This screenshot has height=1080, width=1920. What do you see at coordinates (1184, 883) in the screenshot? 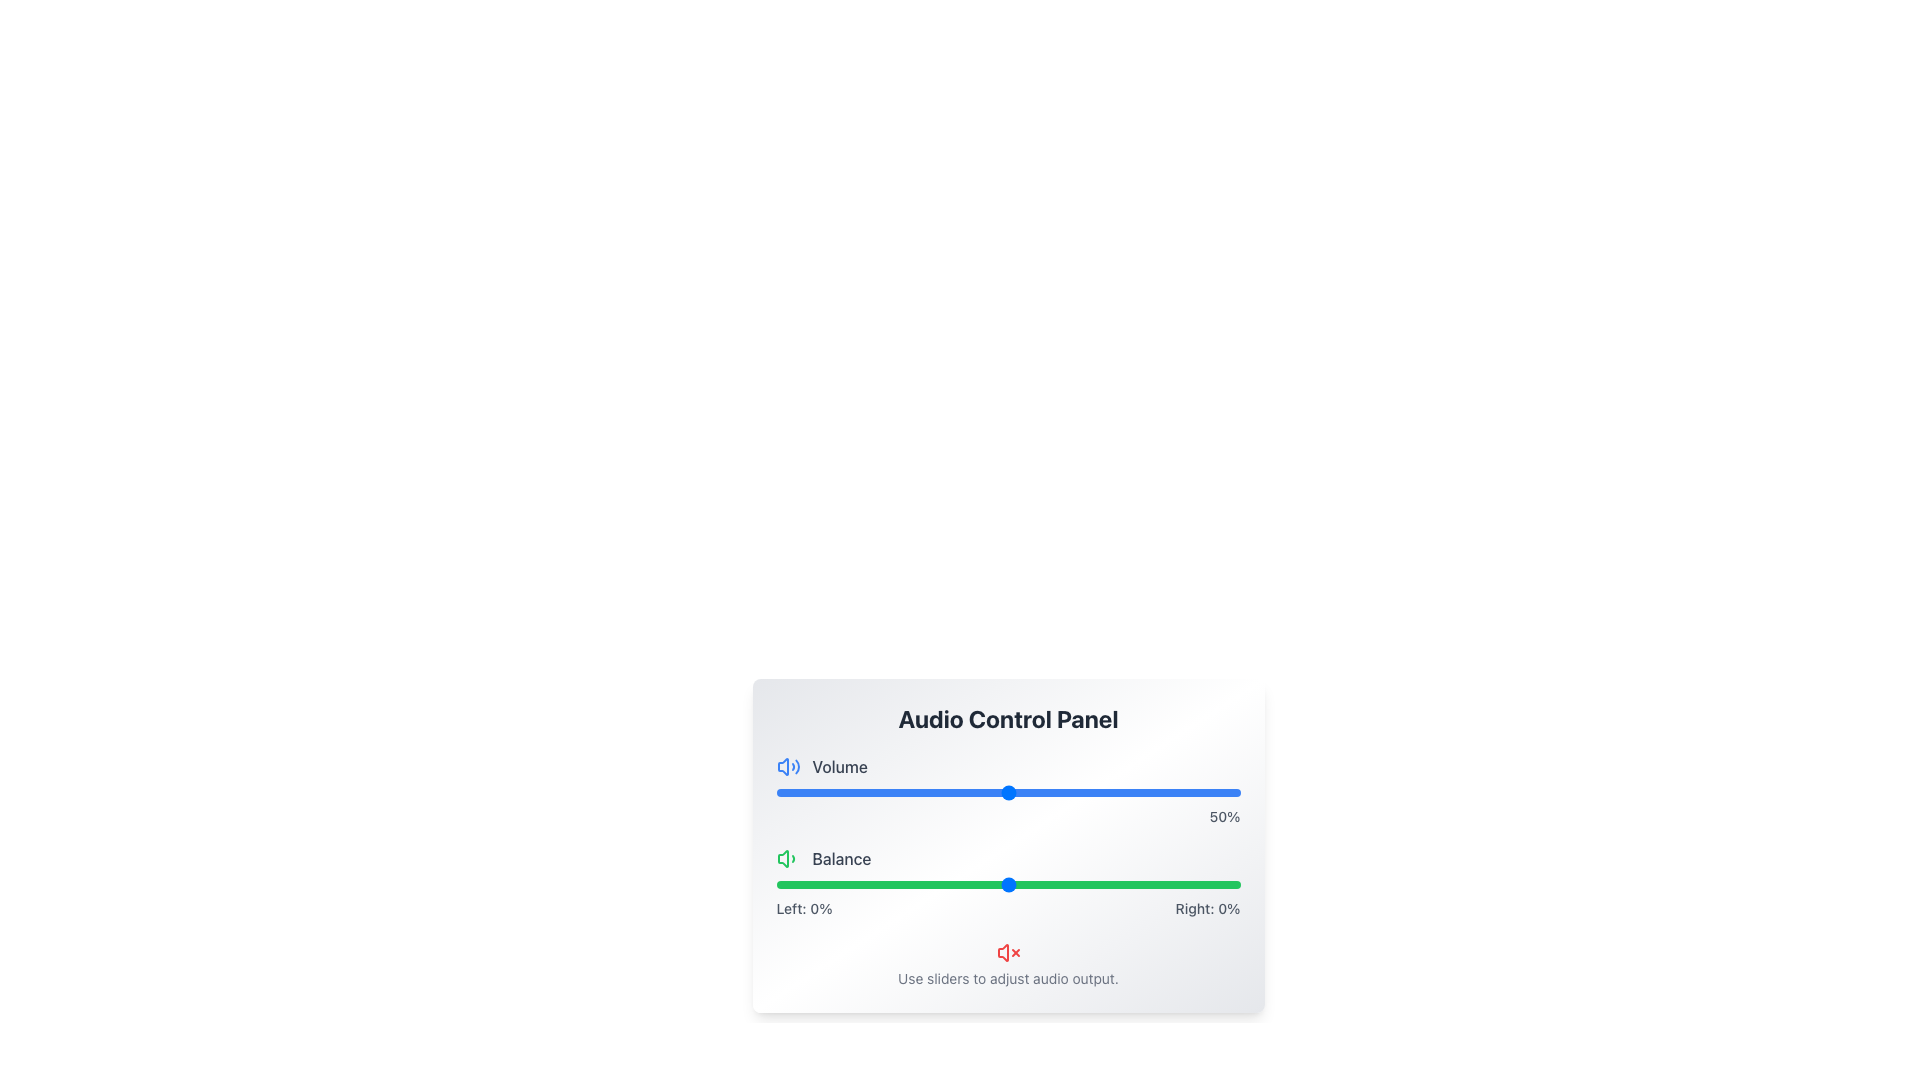
I see `the balance` at bounding box center [1184, 883].